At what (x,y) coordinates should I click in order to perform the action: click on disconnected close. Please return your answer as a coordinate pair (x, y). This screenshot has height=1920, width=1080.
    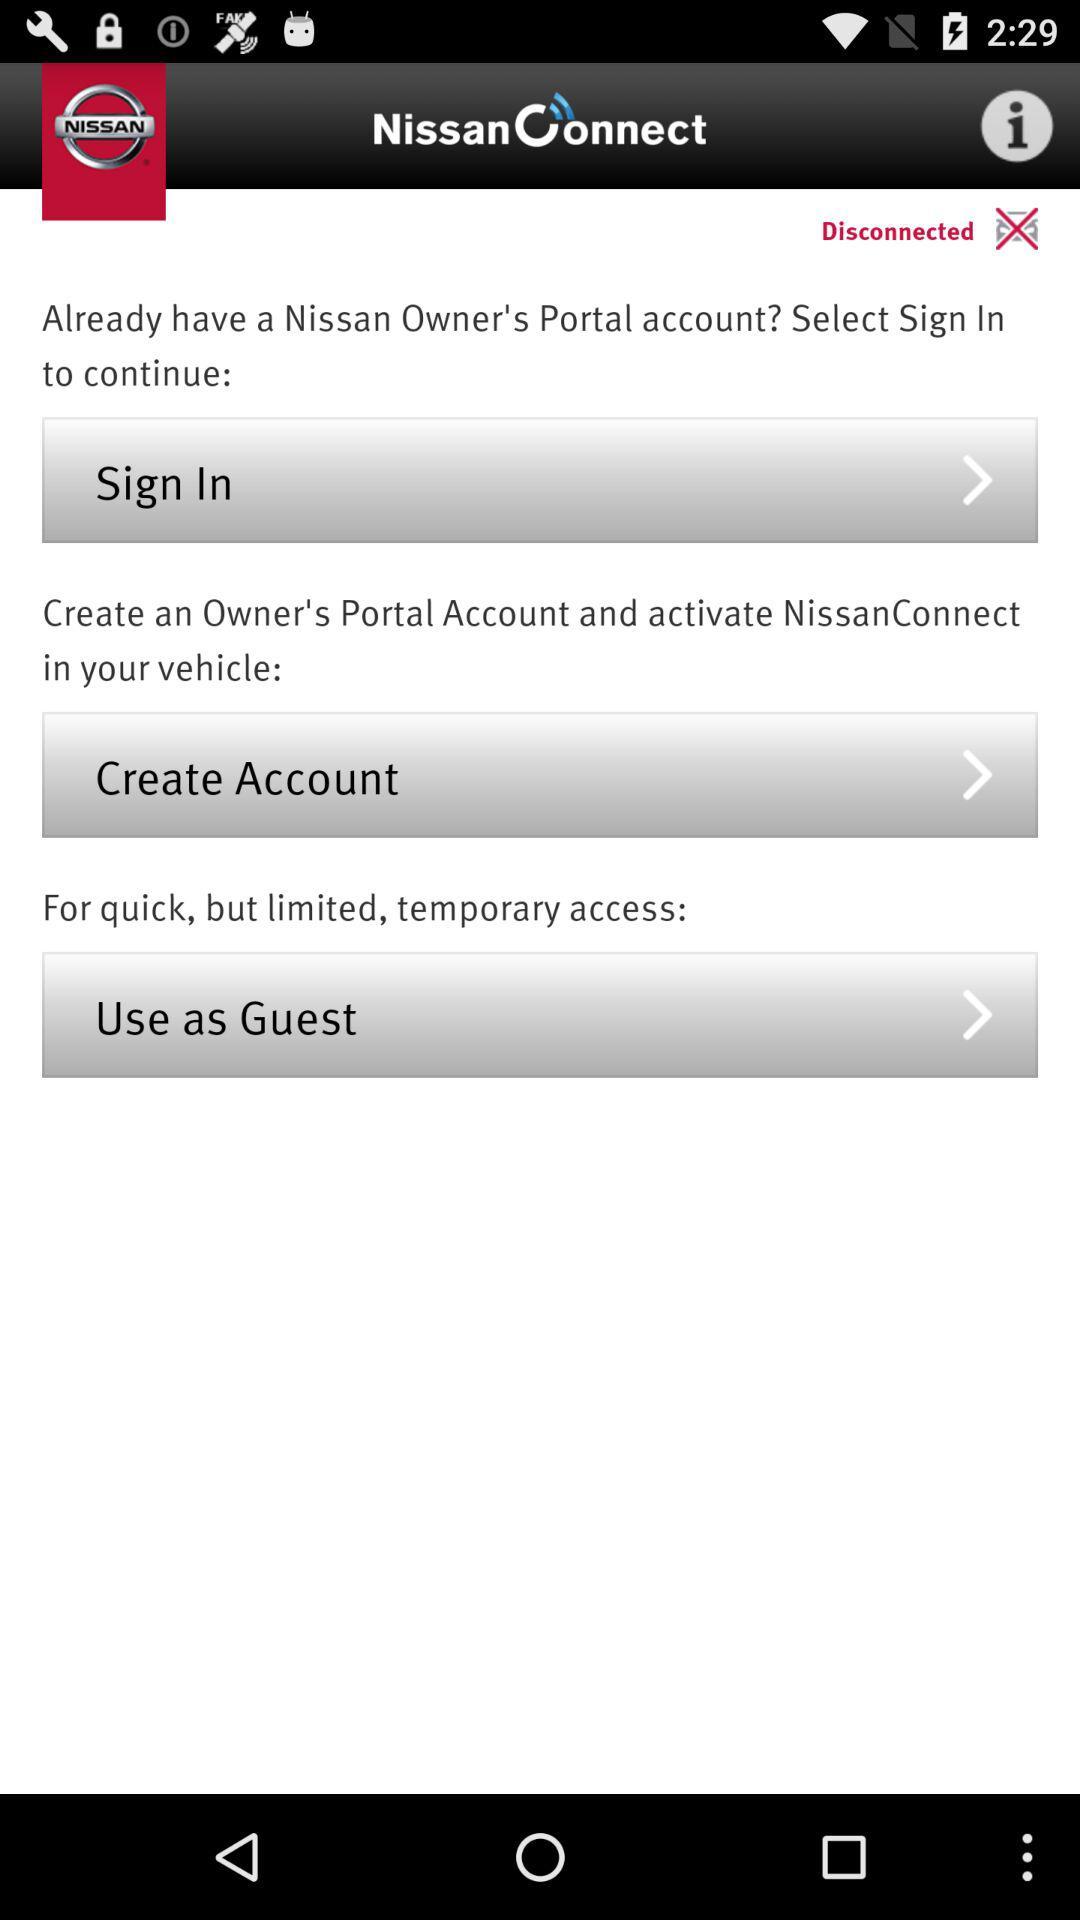
    Looking at the image, I should click on (1036, 228).